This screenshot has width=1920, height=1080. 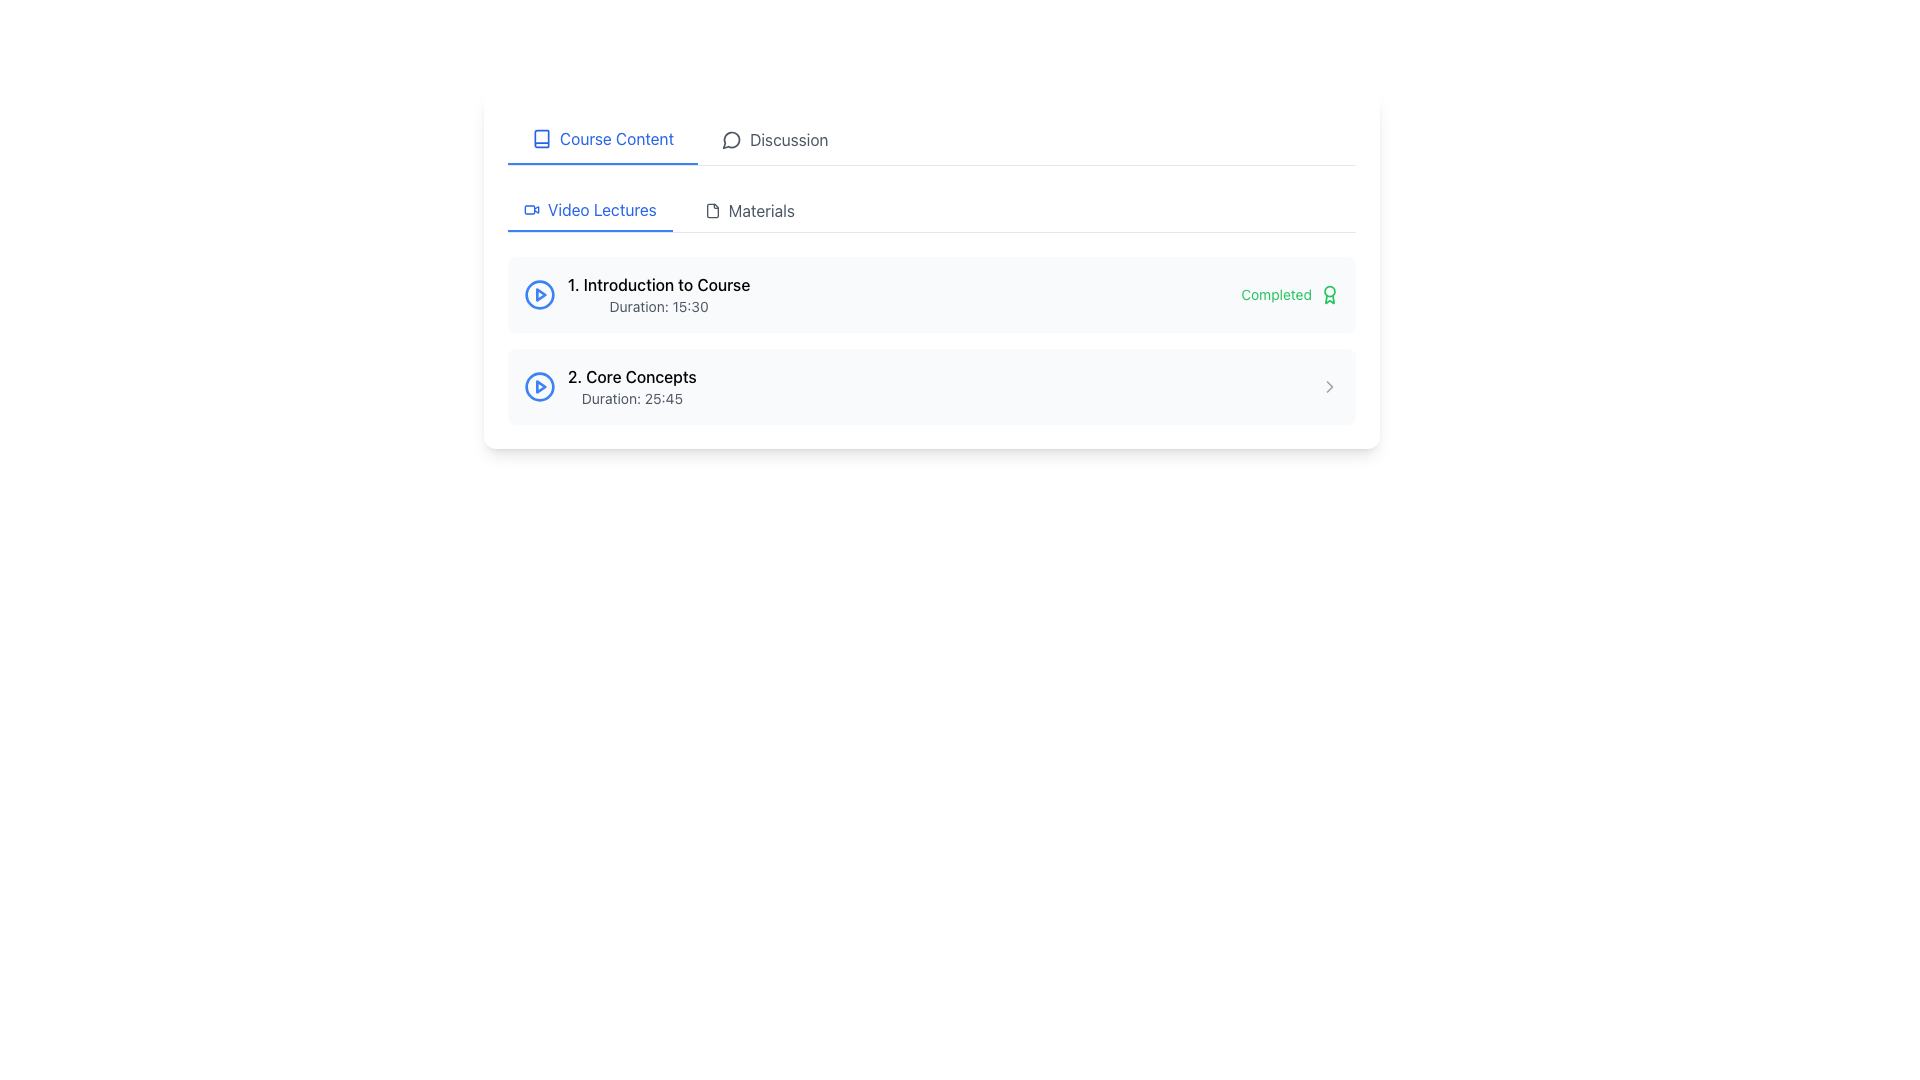 I want to click on the text label element representing the video lecture titled 'Core Concepts' with its duration, located below '1. Introduction to Course', so click(x=631, y=386).